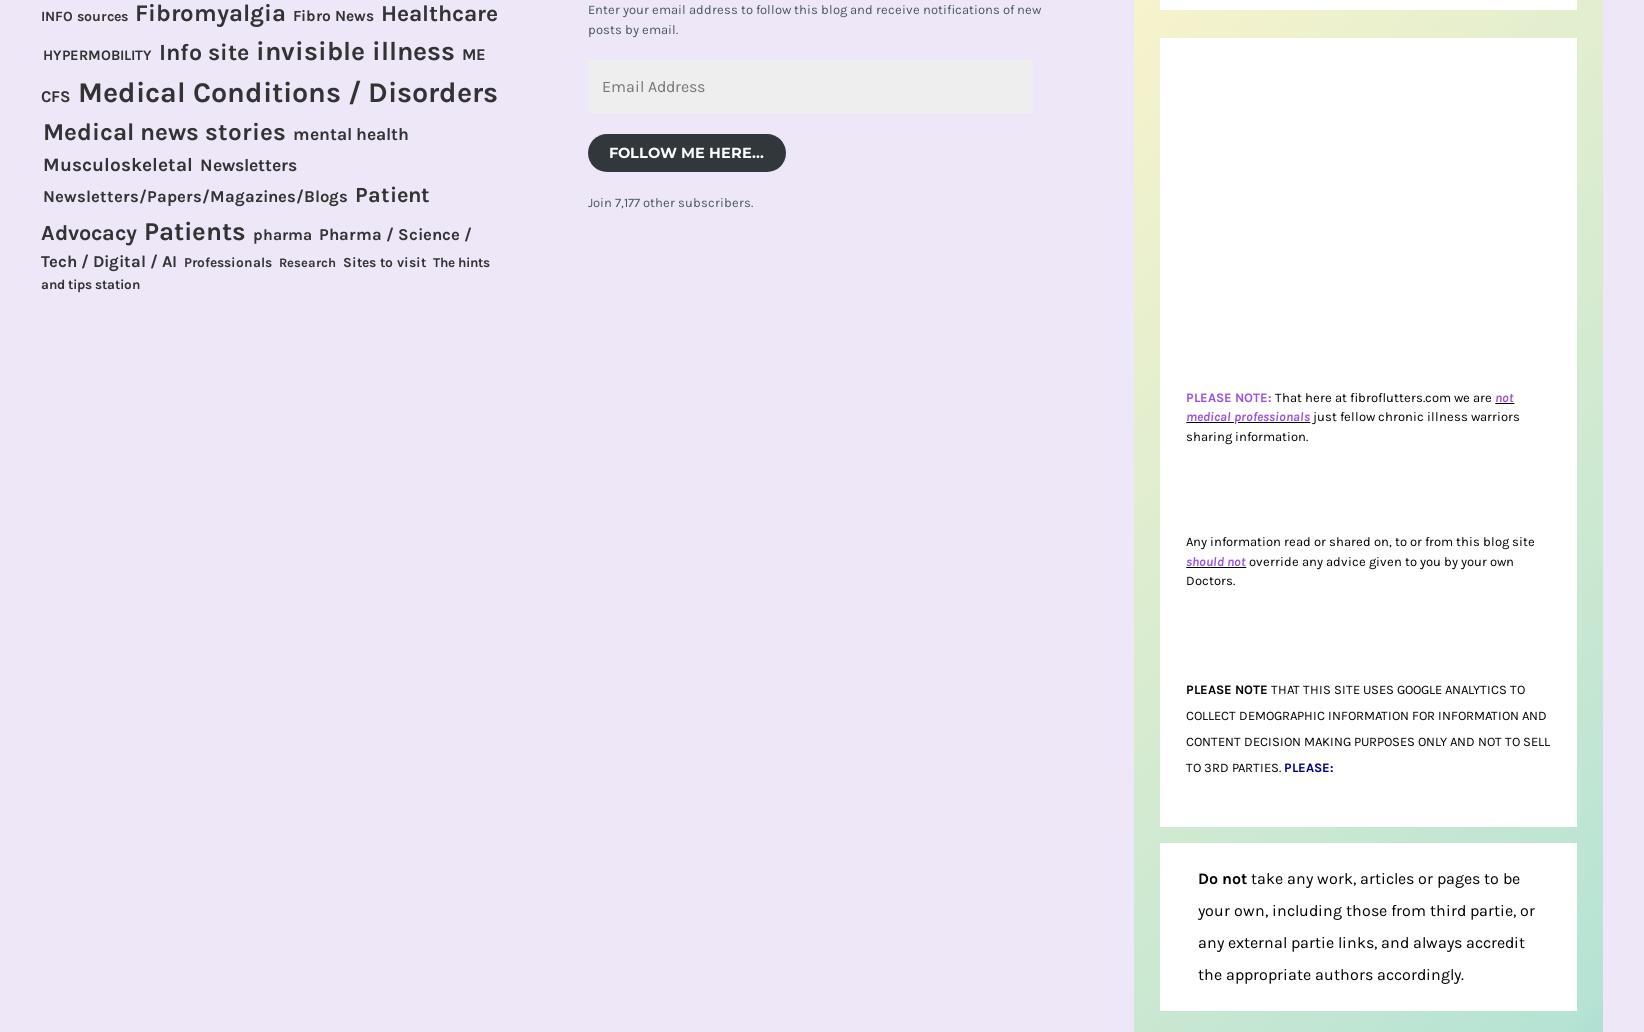  What do you see at coordinates (332, 14) in the screenshot?
I see `'Fibro News'` at bounding box center [332, 14].